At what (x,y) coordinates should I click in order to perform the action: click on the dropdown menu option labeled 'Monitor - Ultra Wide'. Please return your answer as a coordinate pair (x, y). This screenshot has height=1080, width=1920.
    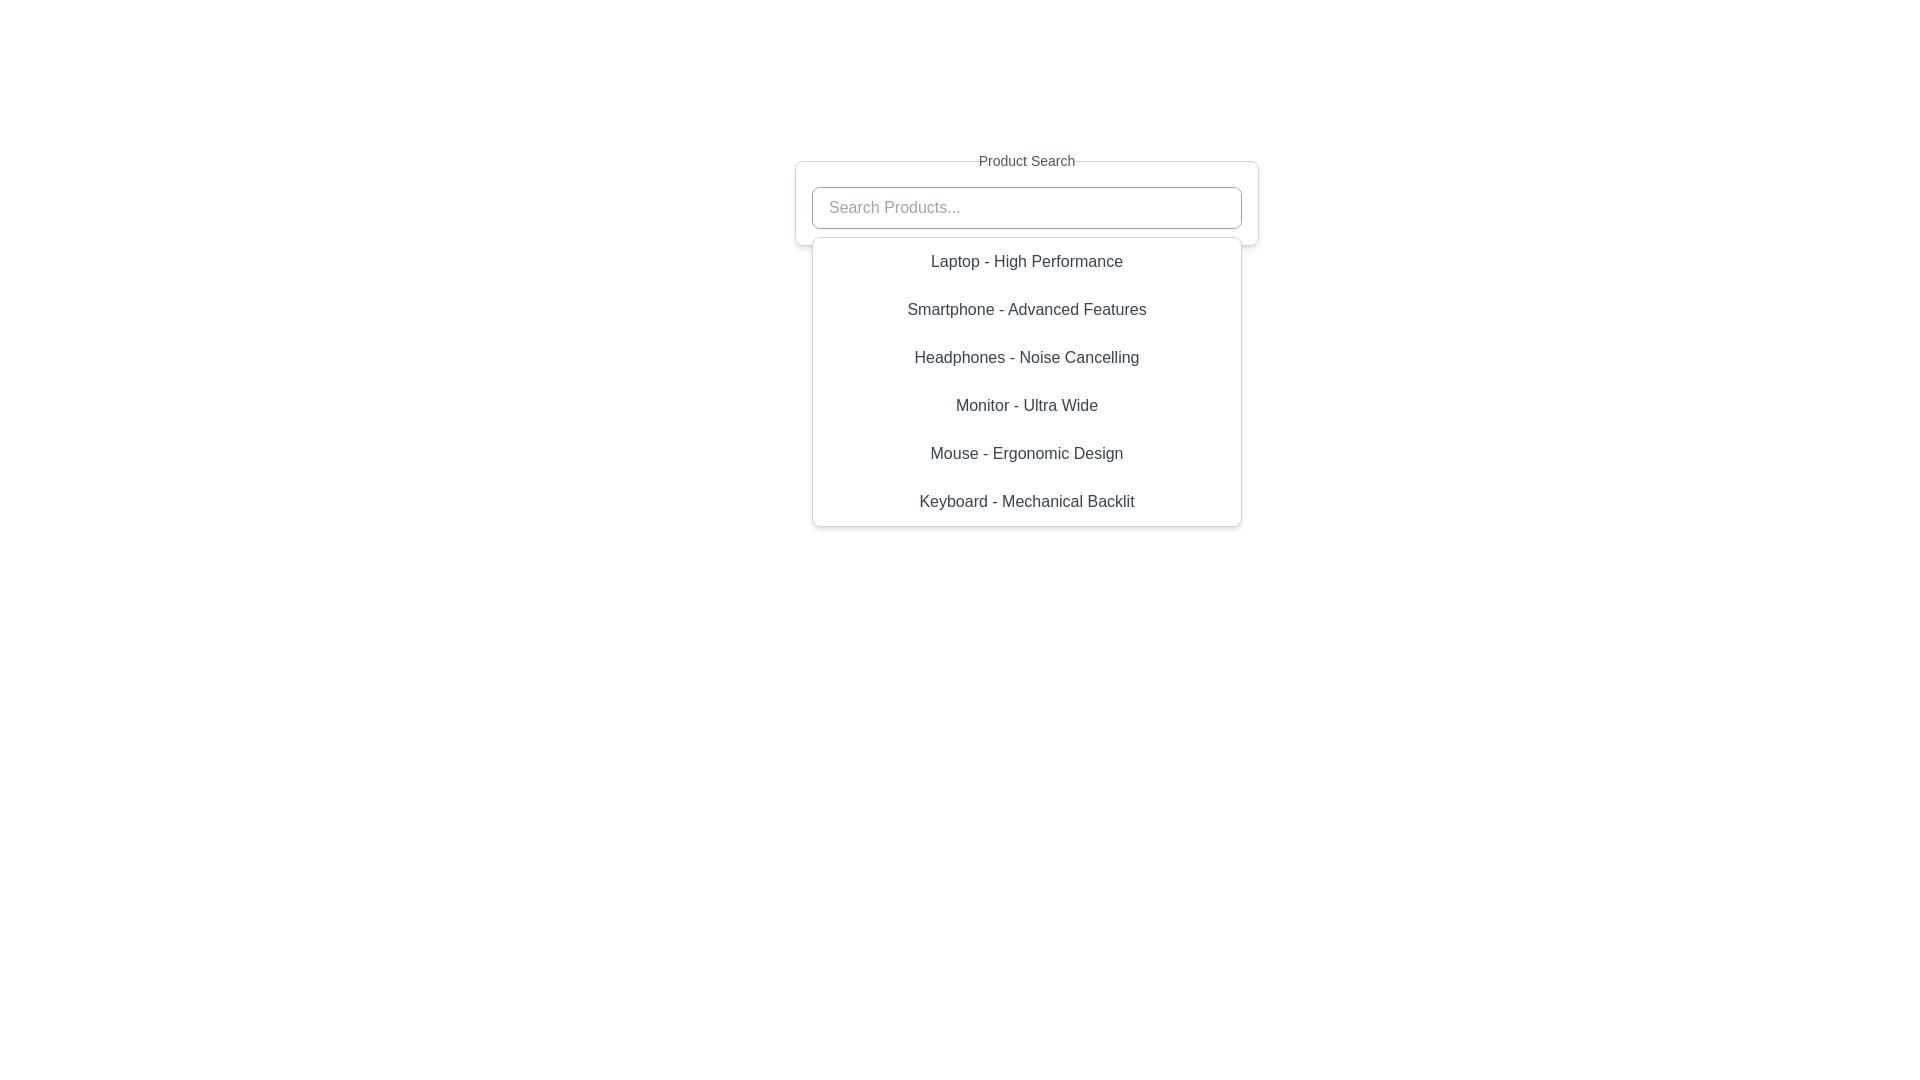
    Looking at the image, I should click on (1027, 405).